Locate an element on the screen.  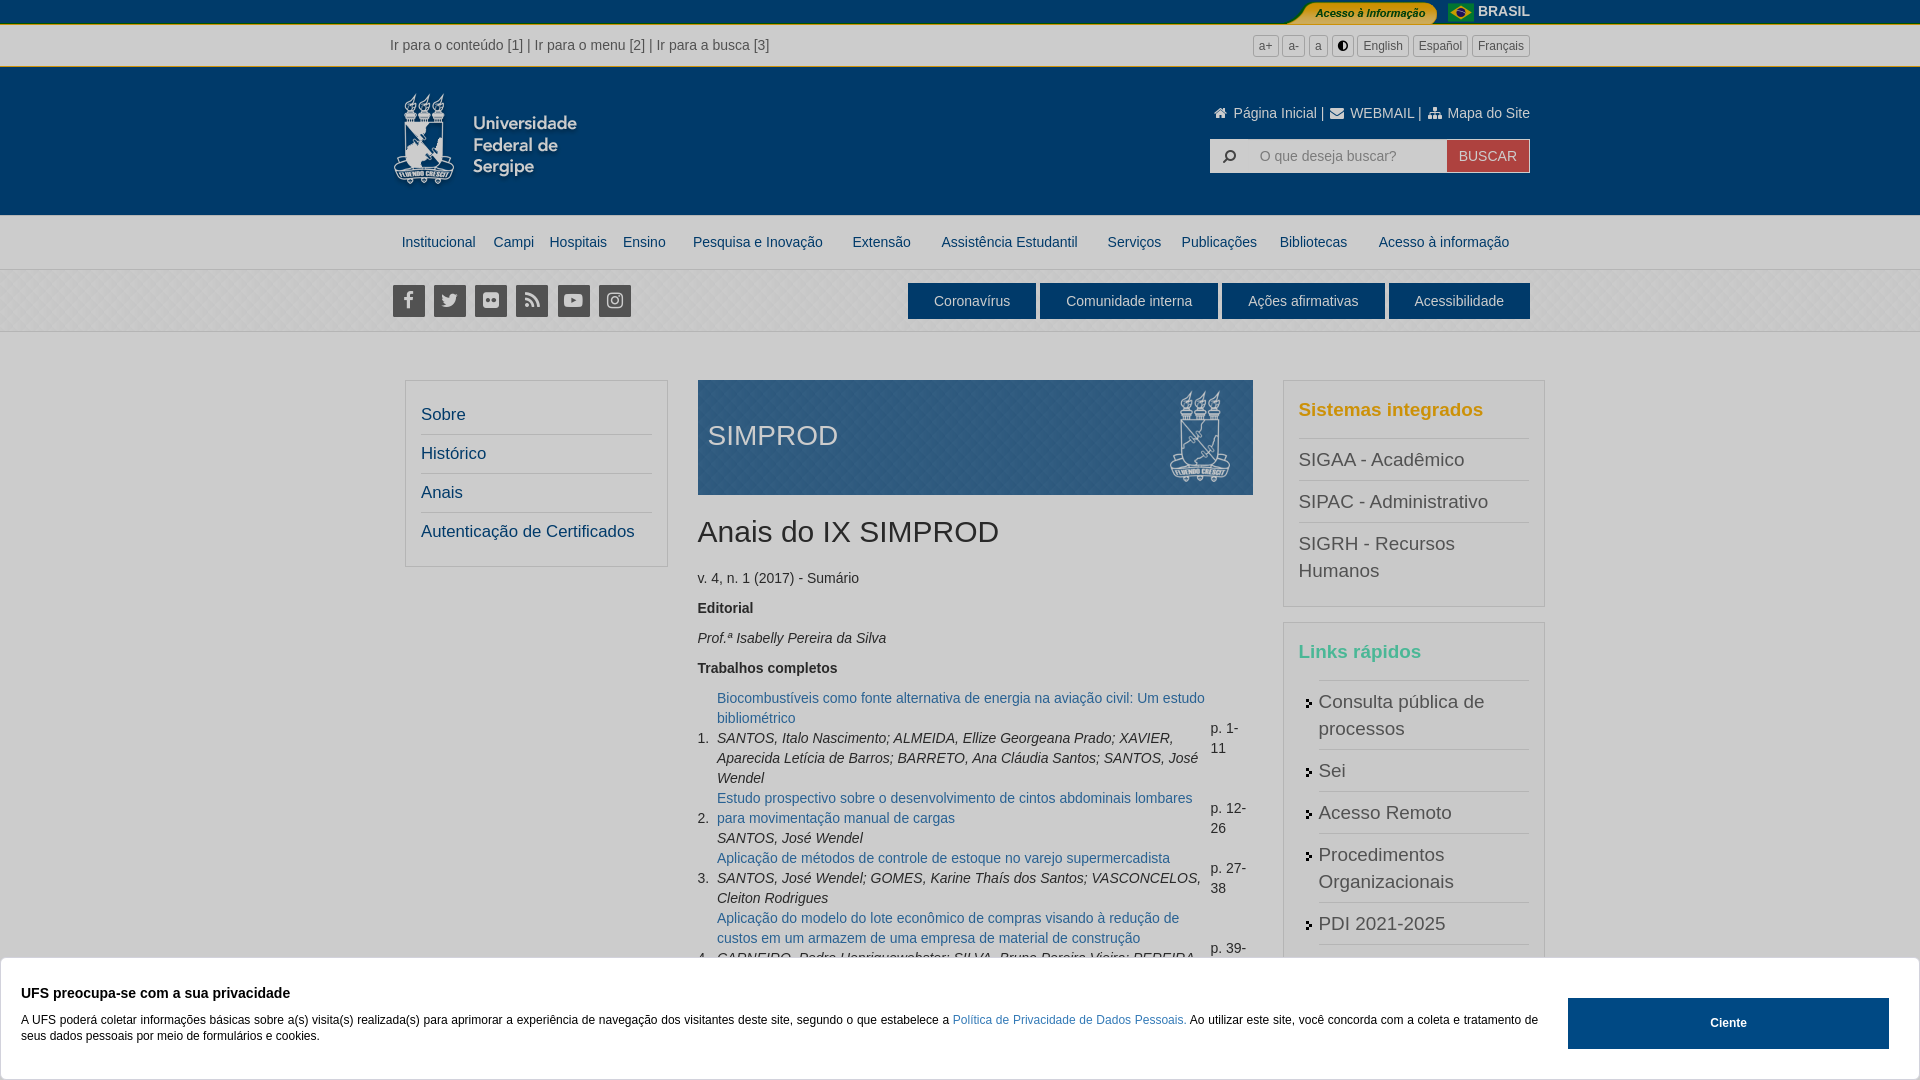
'Acessibilidade' is located at coordinates (1386, 300).